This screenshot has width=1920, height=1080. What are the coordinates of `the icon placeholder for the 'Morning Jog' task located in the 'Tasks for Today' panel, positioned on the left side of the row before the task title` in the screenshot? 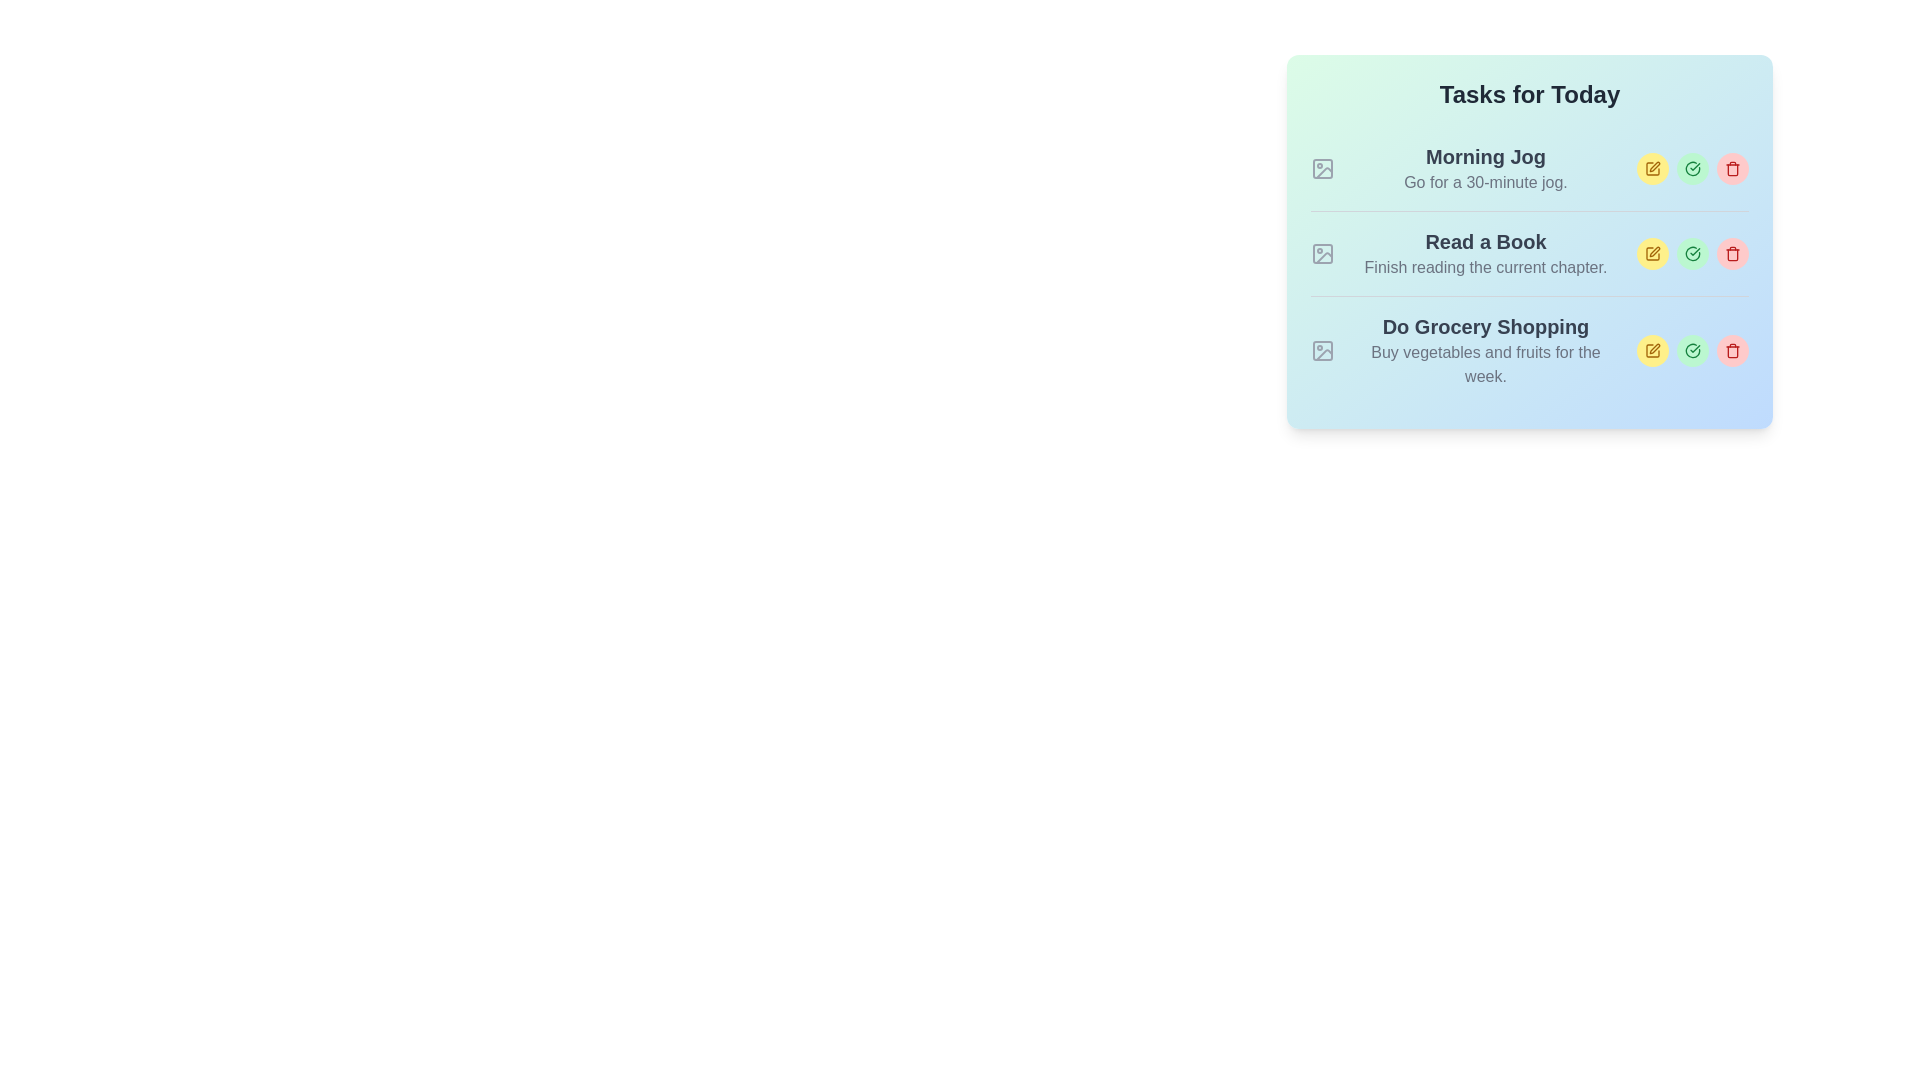 It's located at (1323, 168).